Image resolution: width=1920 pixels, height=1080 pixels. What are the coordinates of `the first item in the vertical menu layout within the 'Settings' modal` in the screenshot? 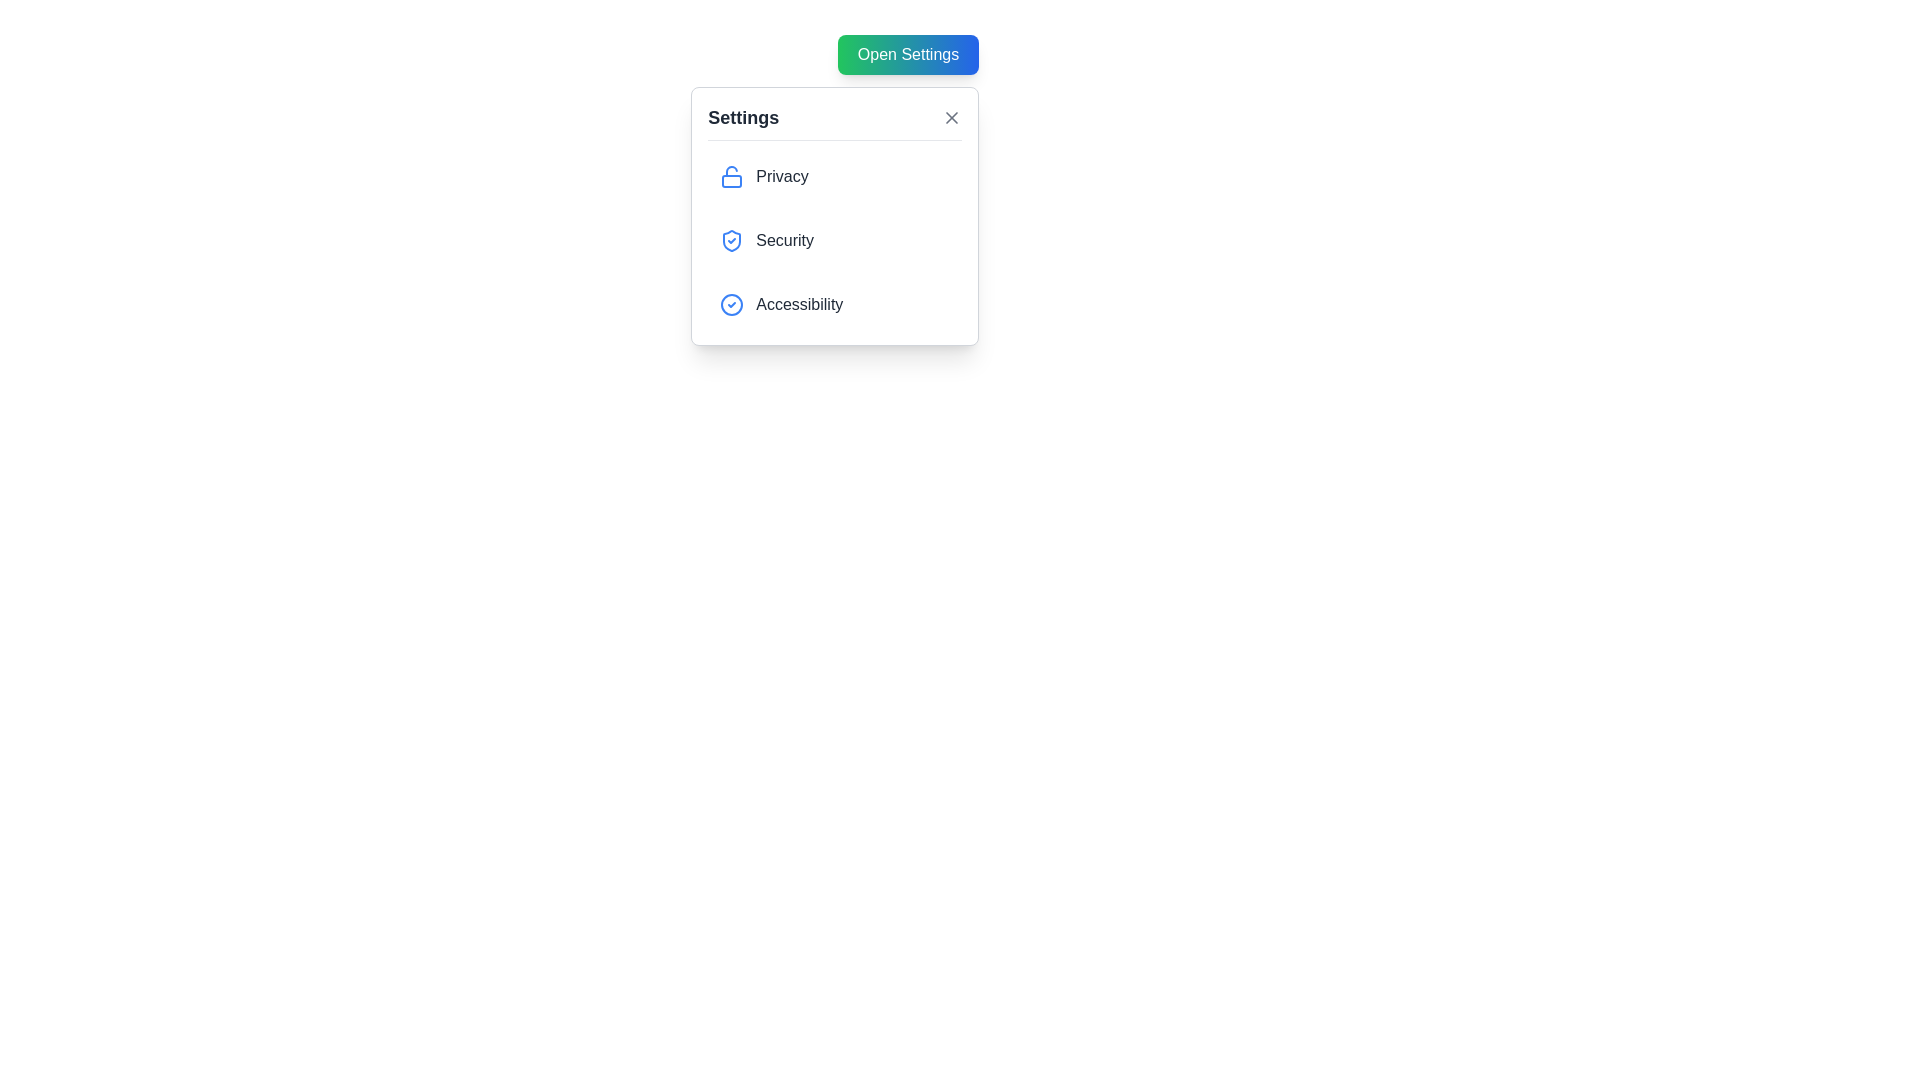 It's located at (835, 176).